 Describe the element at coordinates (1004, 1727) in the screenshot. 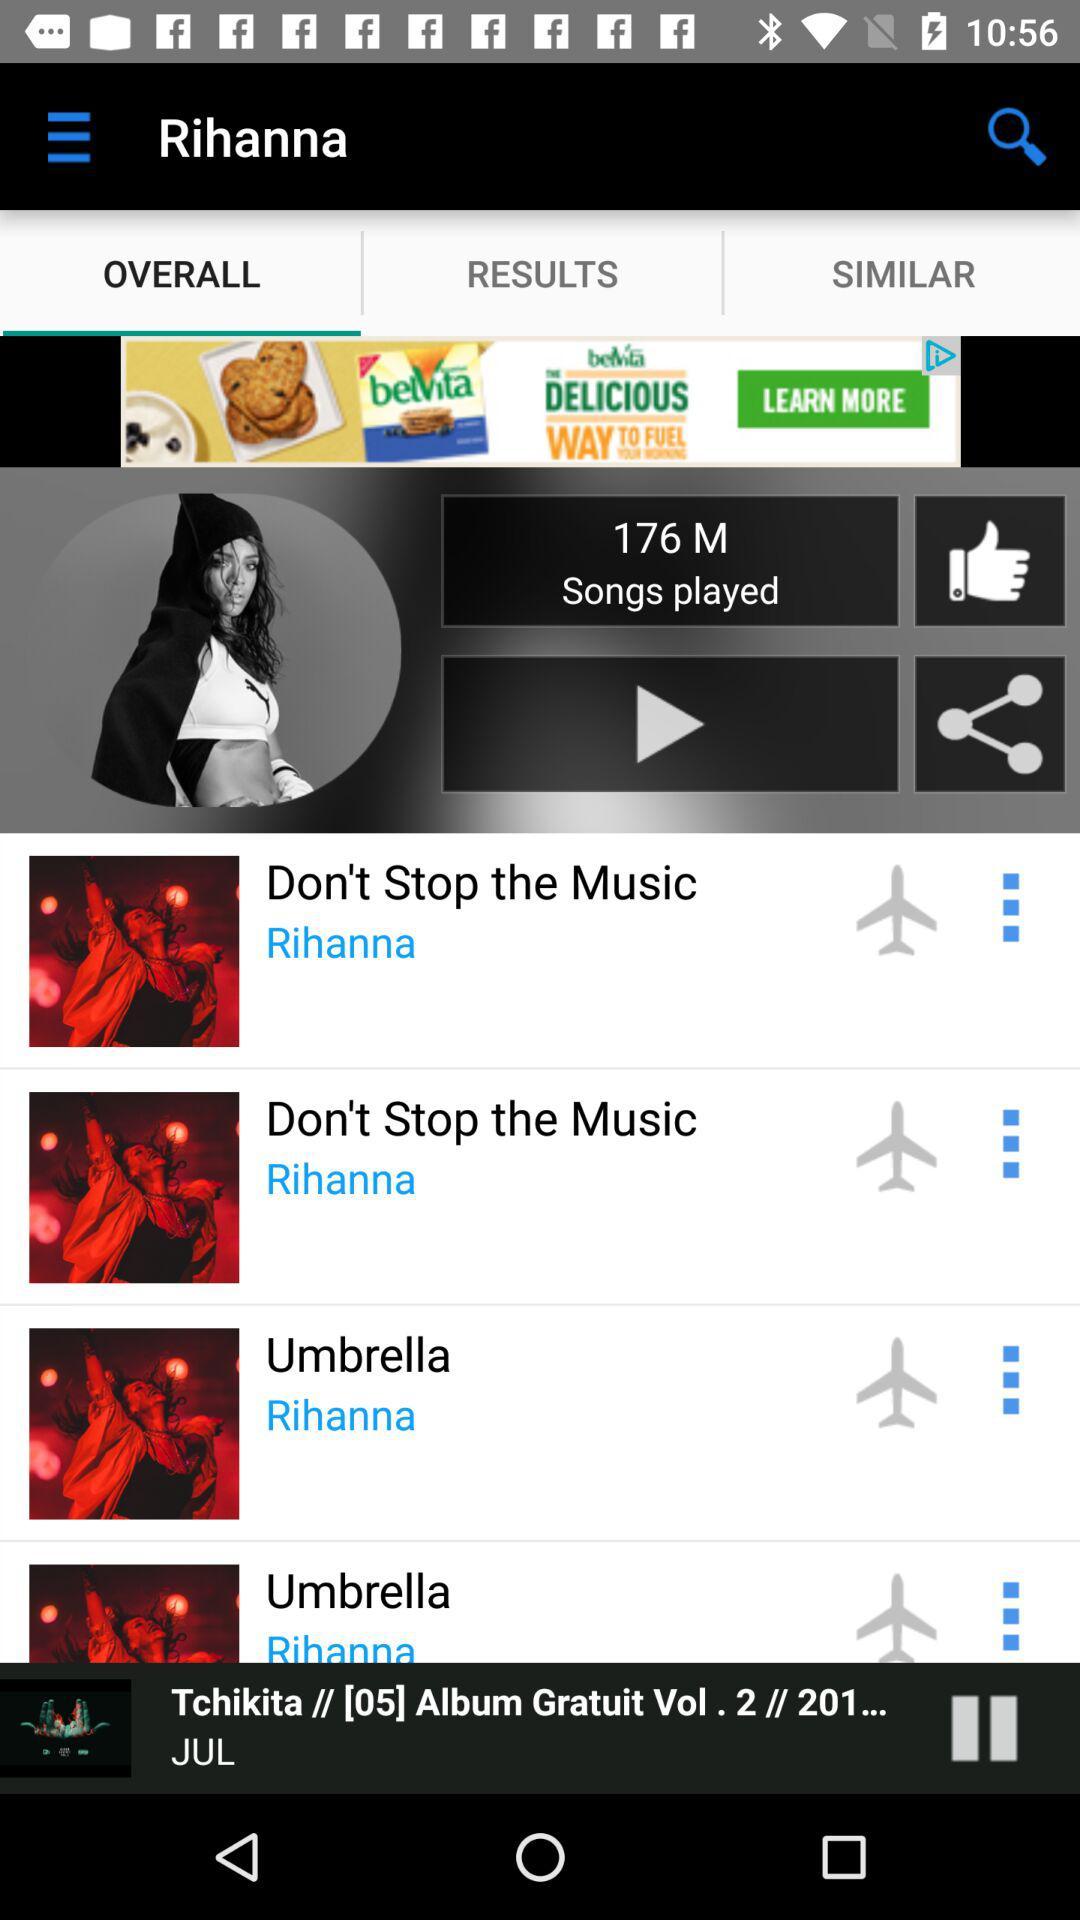

I see `the pause button` at that location.